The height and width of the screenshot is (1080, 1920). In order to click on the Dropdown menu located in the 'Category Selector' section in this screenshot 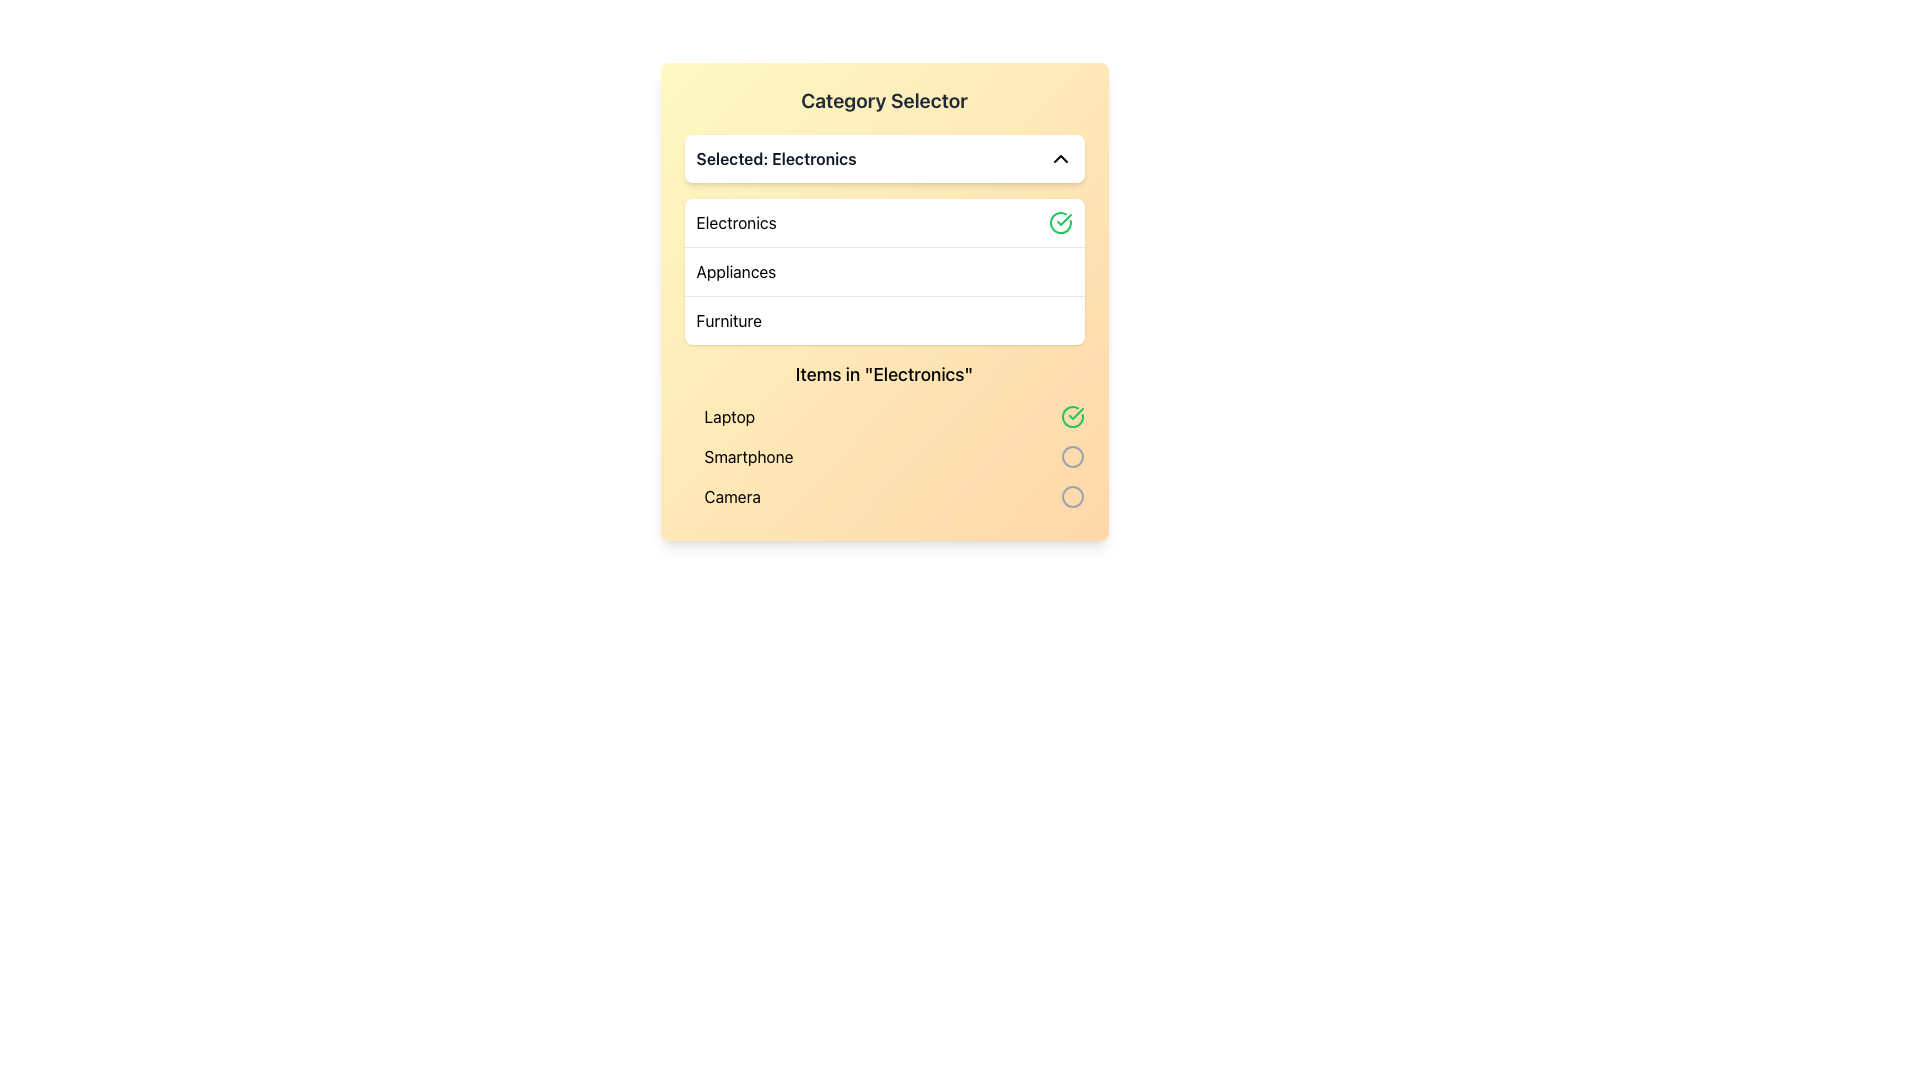, I will do `click(883, 325)`.